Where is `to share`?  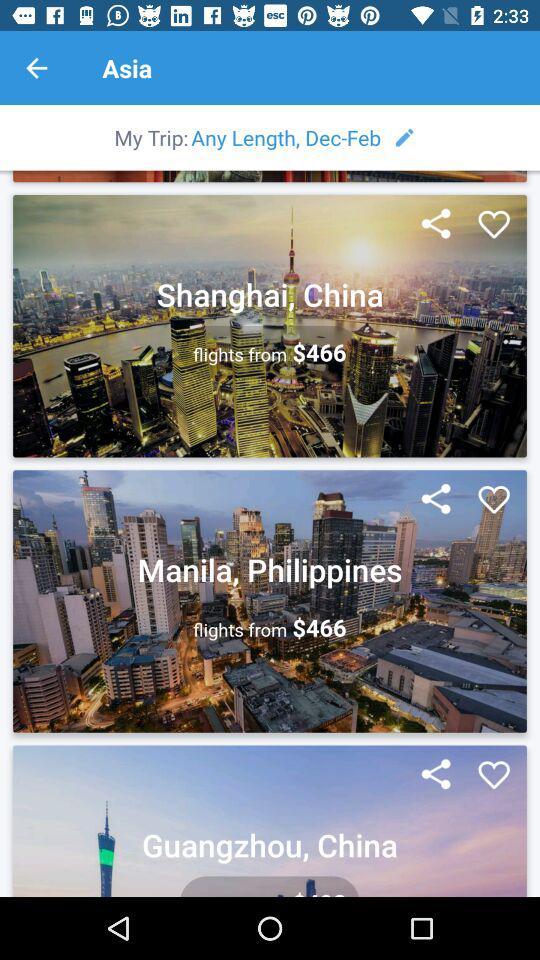 to share is located at coordinates (435, 774).